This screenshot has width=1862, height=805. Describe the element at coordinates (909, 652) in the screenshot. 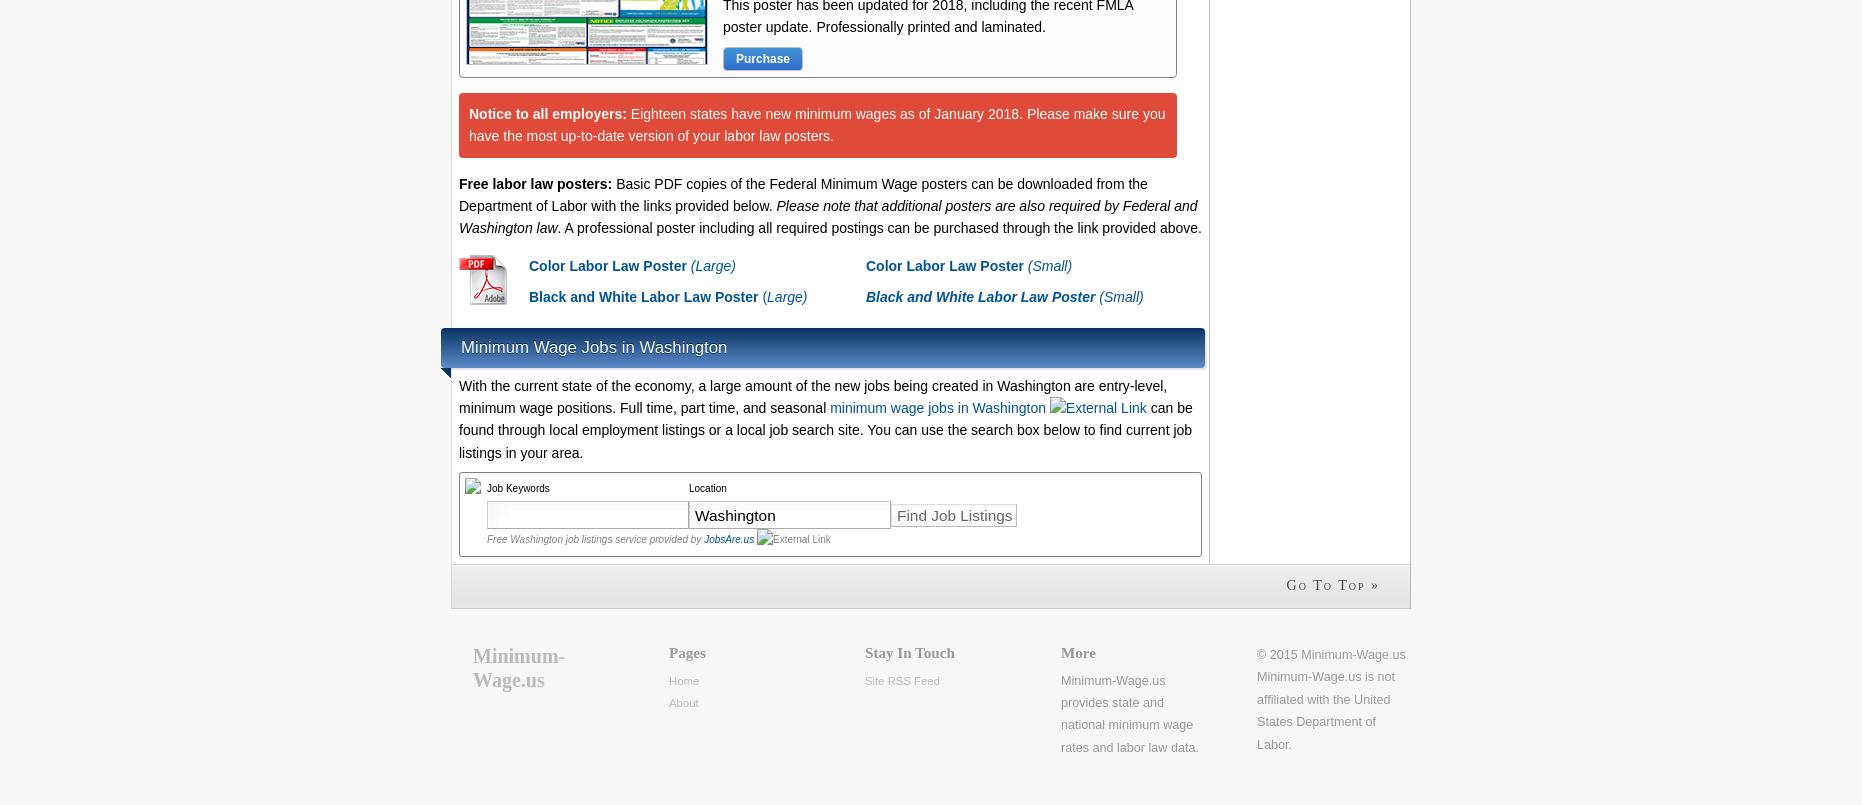

I see `'Stay In Touch'` at that location.